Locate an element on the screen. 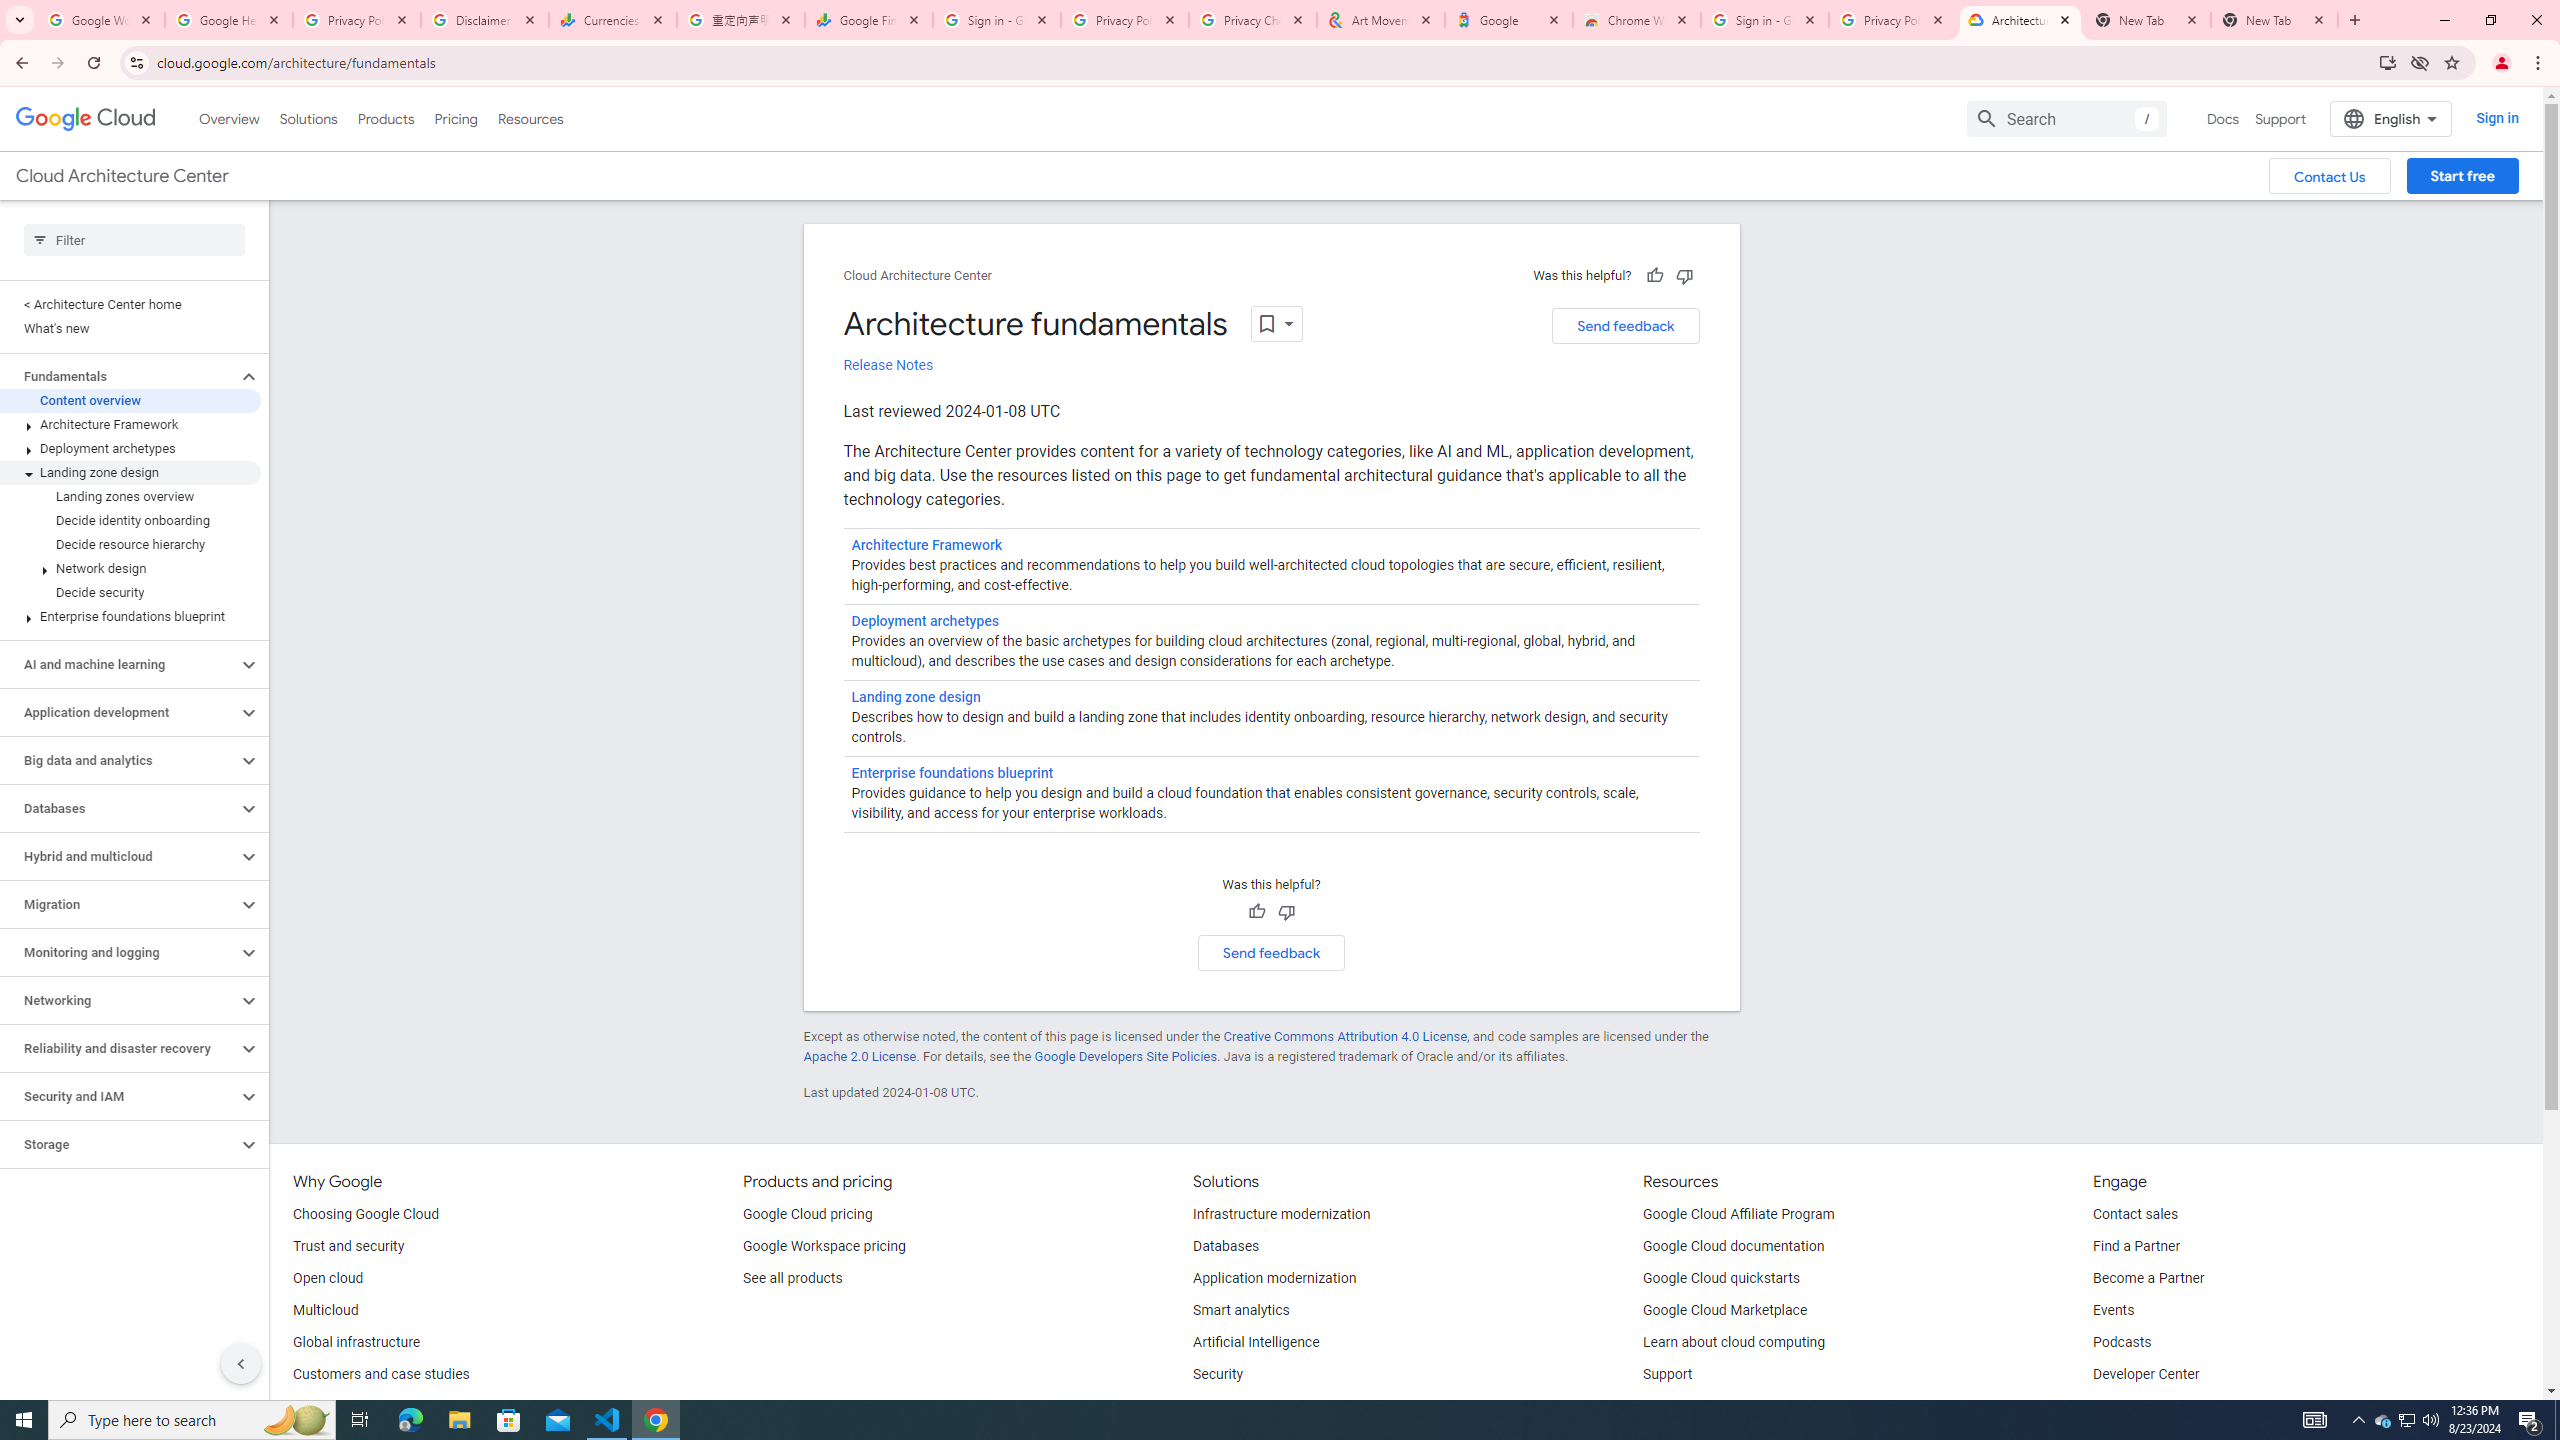 This screenshot has height=1440, width=2560. 'Multicloud' is located at coordinates (325, 1310).